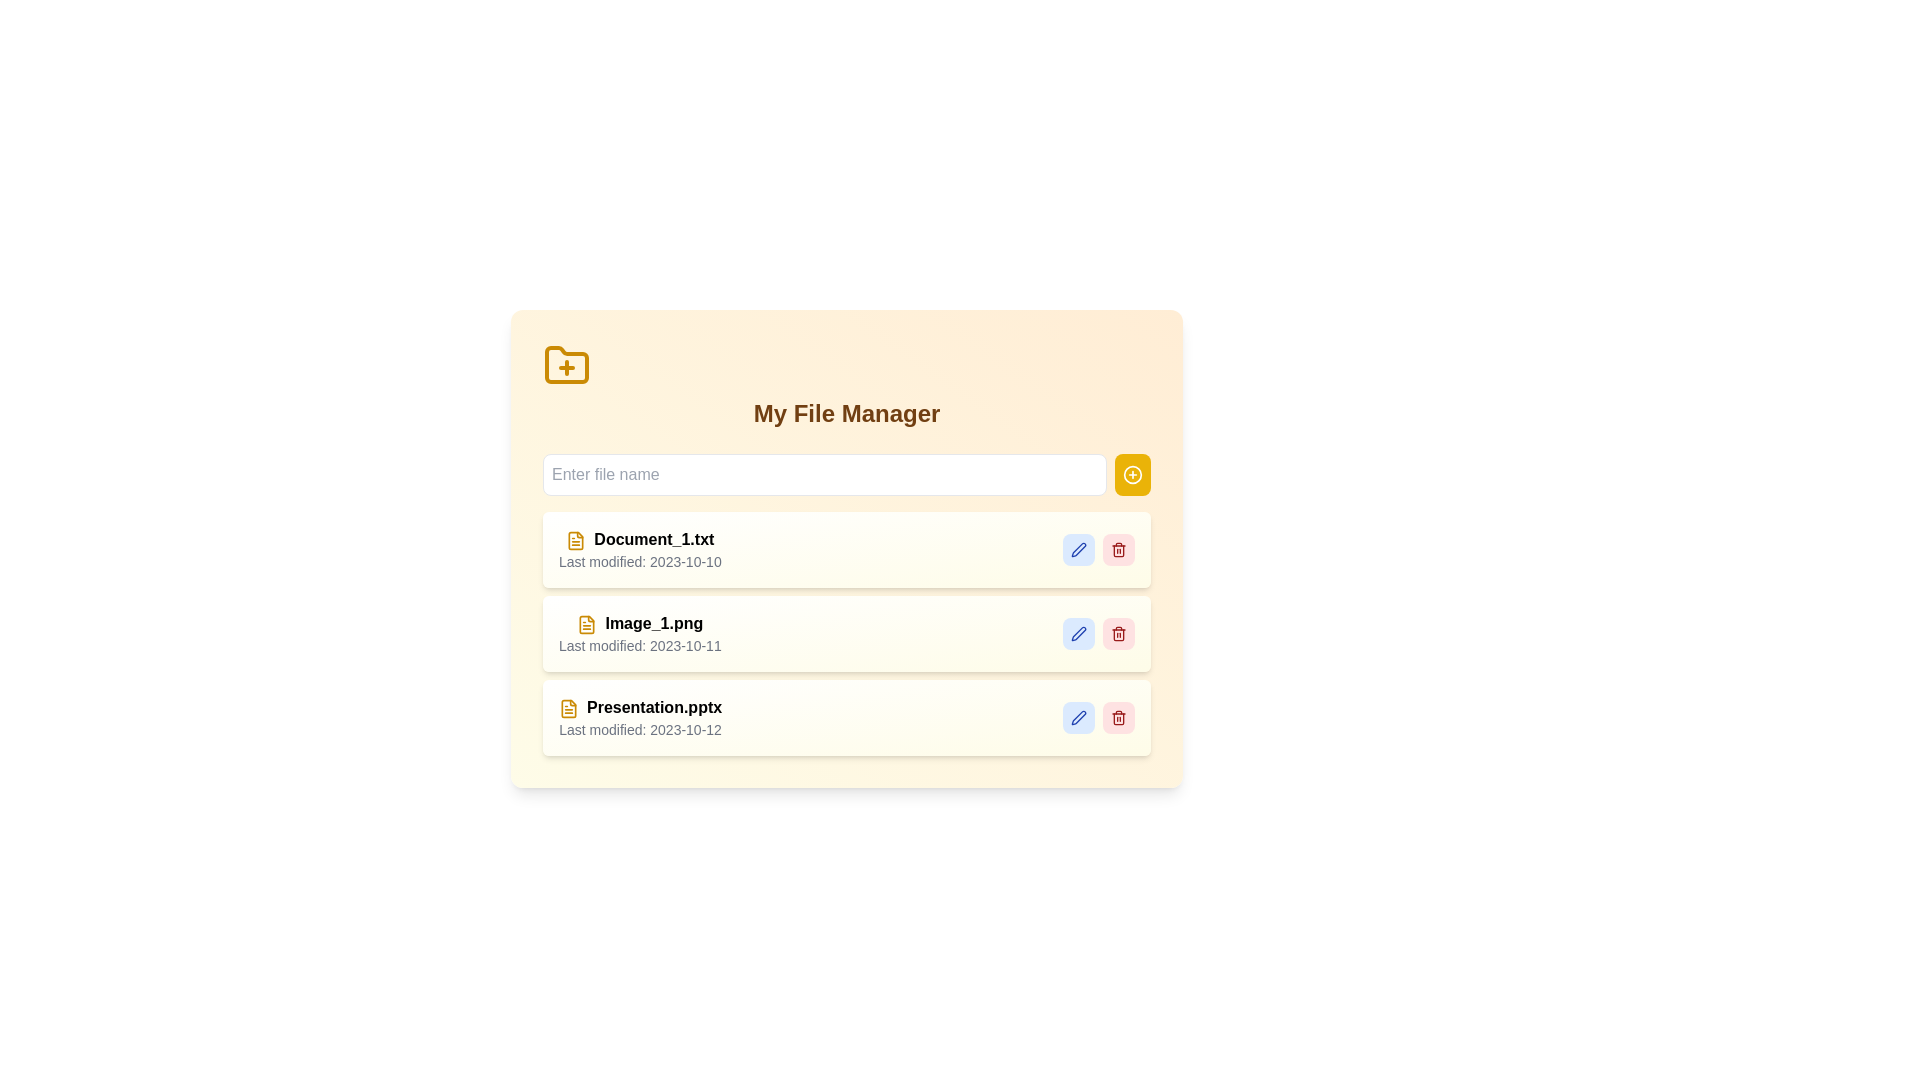  What do you see at coordinates (1078, 633) in the screenshot?
I see `the edit button icon located to the left of the red trash icon, which initiates the edit action for the associated file 'Image_1.png'` at bounding box center [1078, 633].